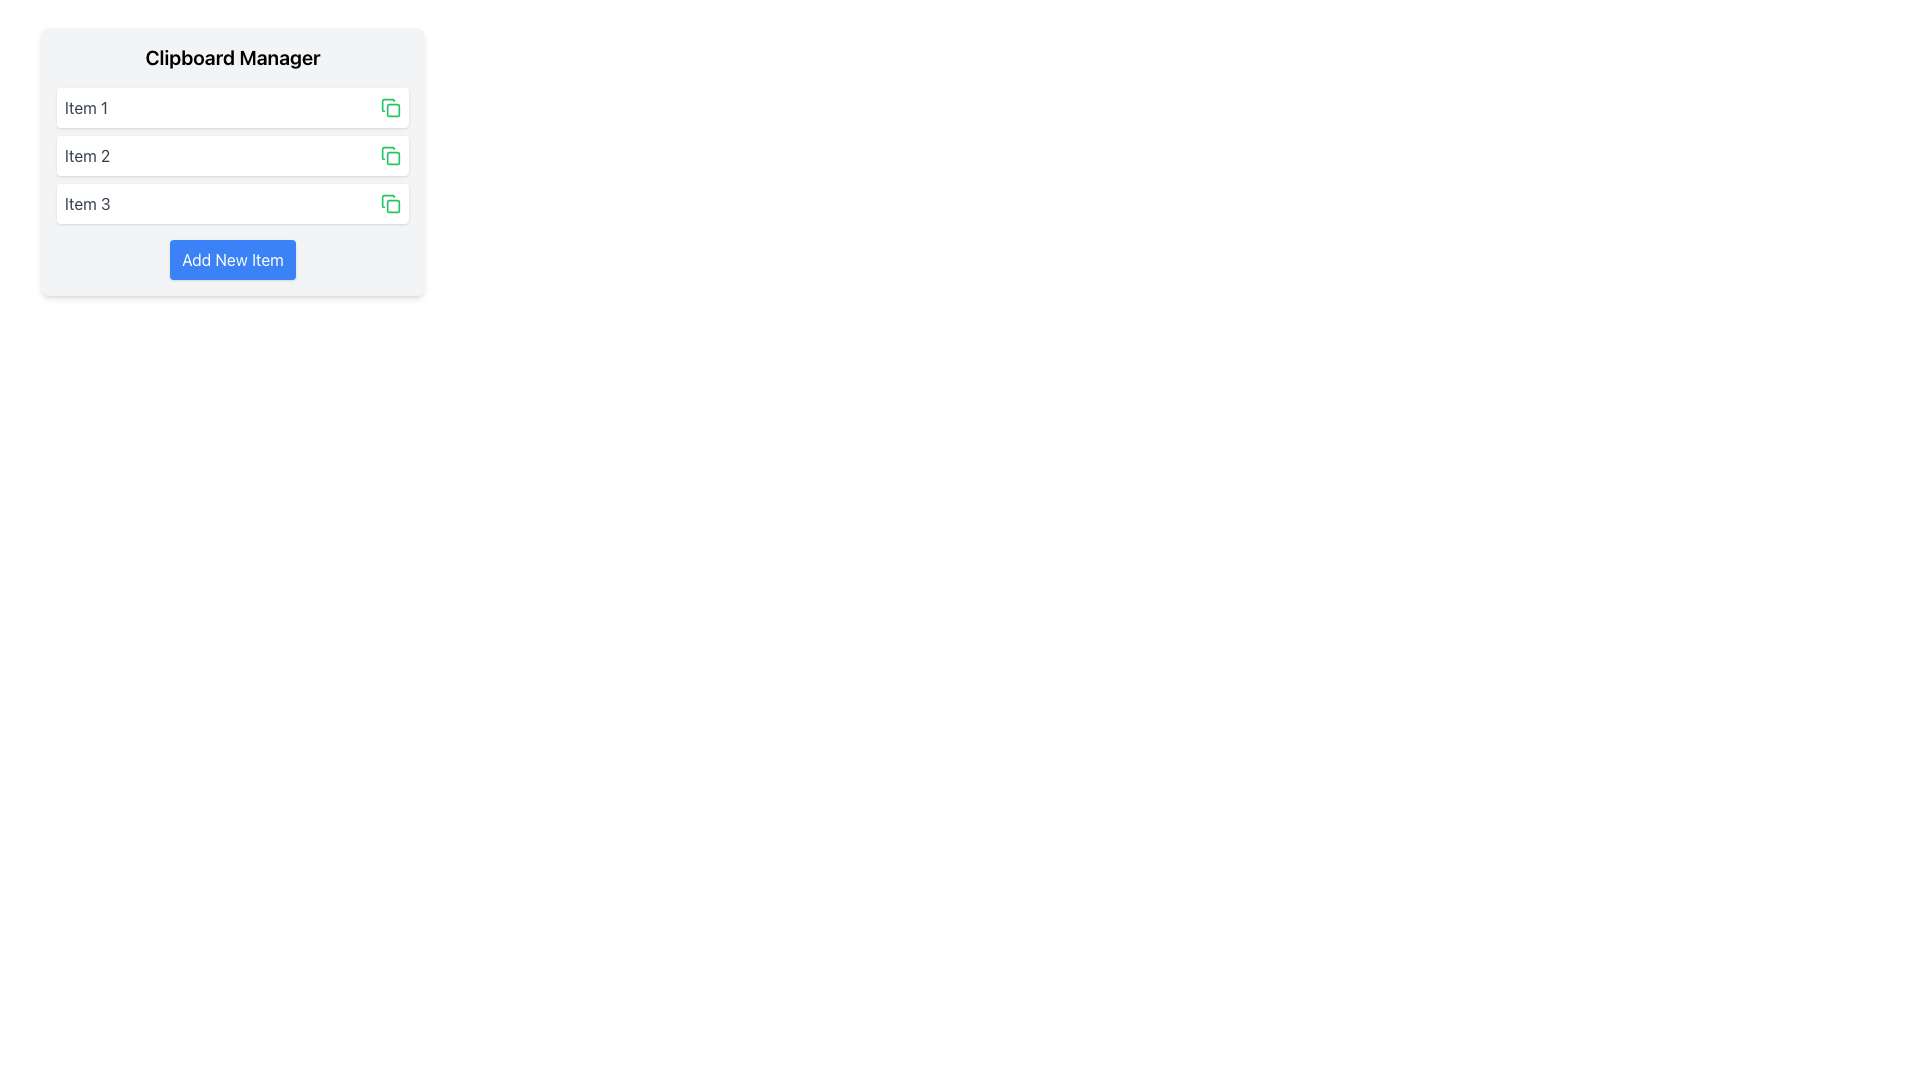  I want to click on the green icon located to the right of the 'Item 1' label in the Clipboard Manager, so click(390, 108).